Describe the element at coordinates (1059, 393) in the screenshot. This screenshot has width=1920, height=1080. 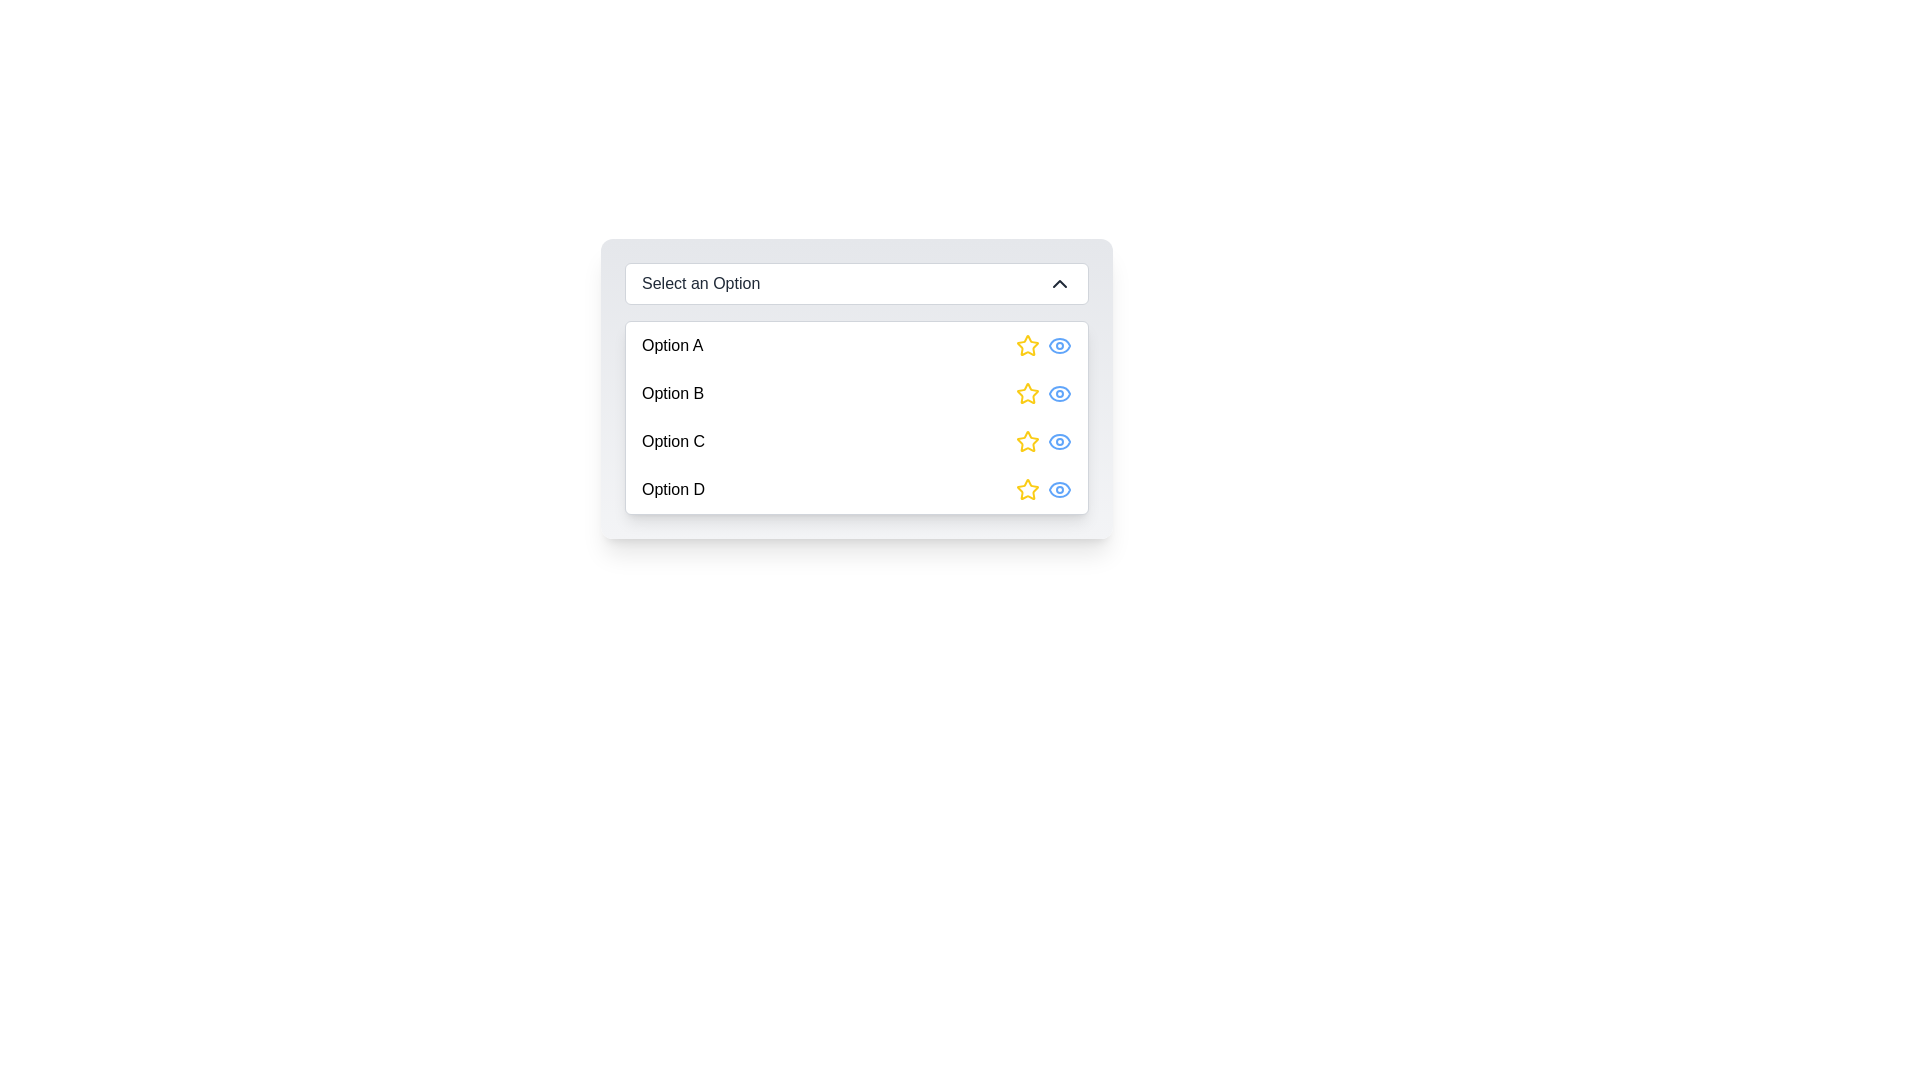
I see `the visibility icon, which is an eye-shaped icon with a blue outline, located as the second action on the right of the row corresponding to Option B, following a yellow star icon` at that location.